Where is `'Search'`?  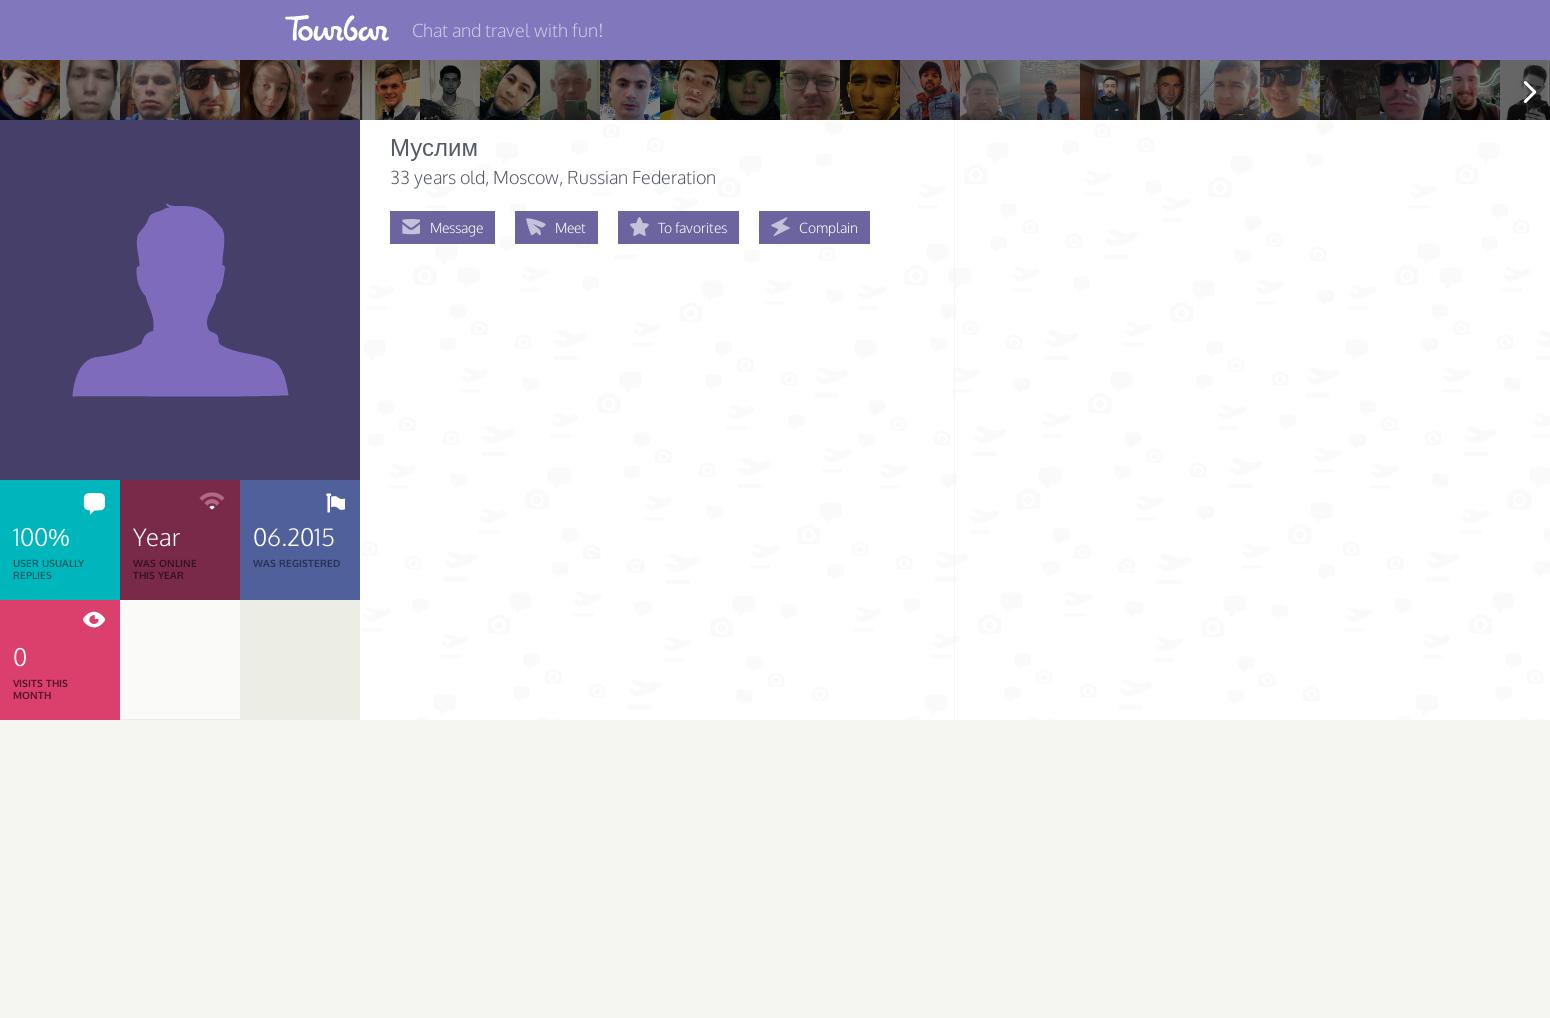 'Search' is located at coordinates (45, 204).